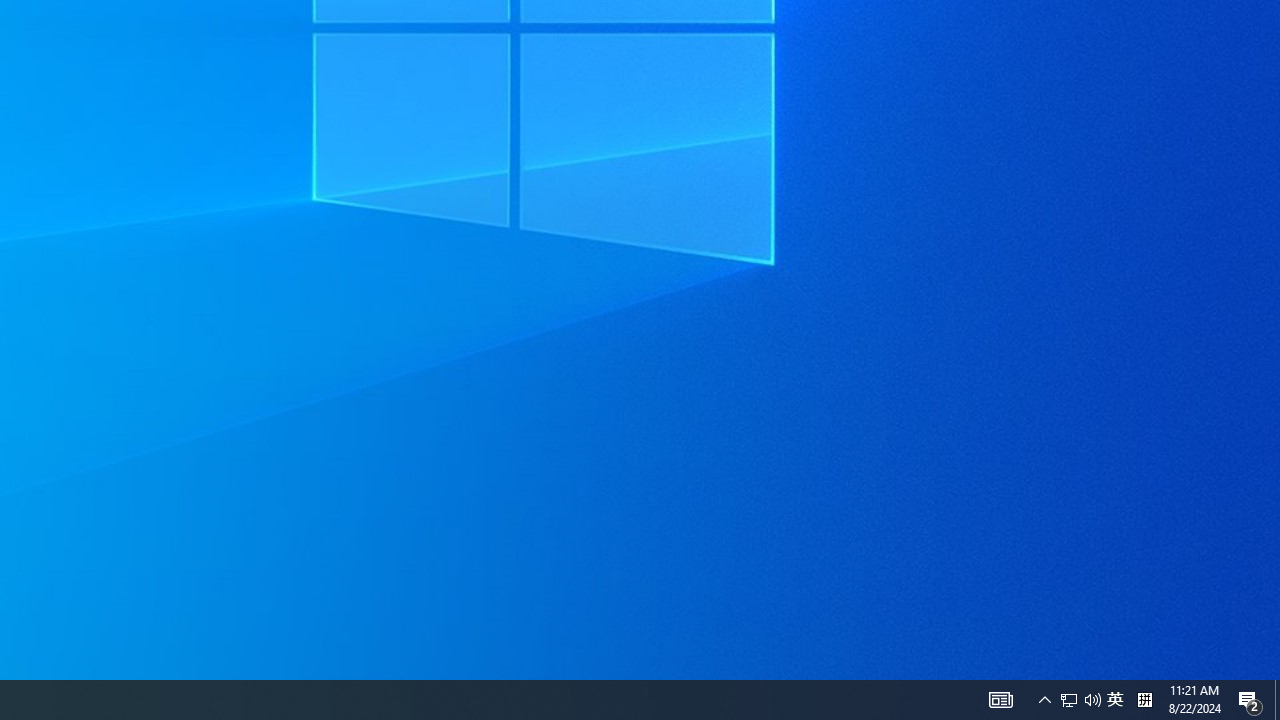 This screenshot has width=1280, height=720. I want to click on 'Notification Chevron', so click(1000, 698).